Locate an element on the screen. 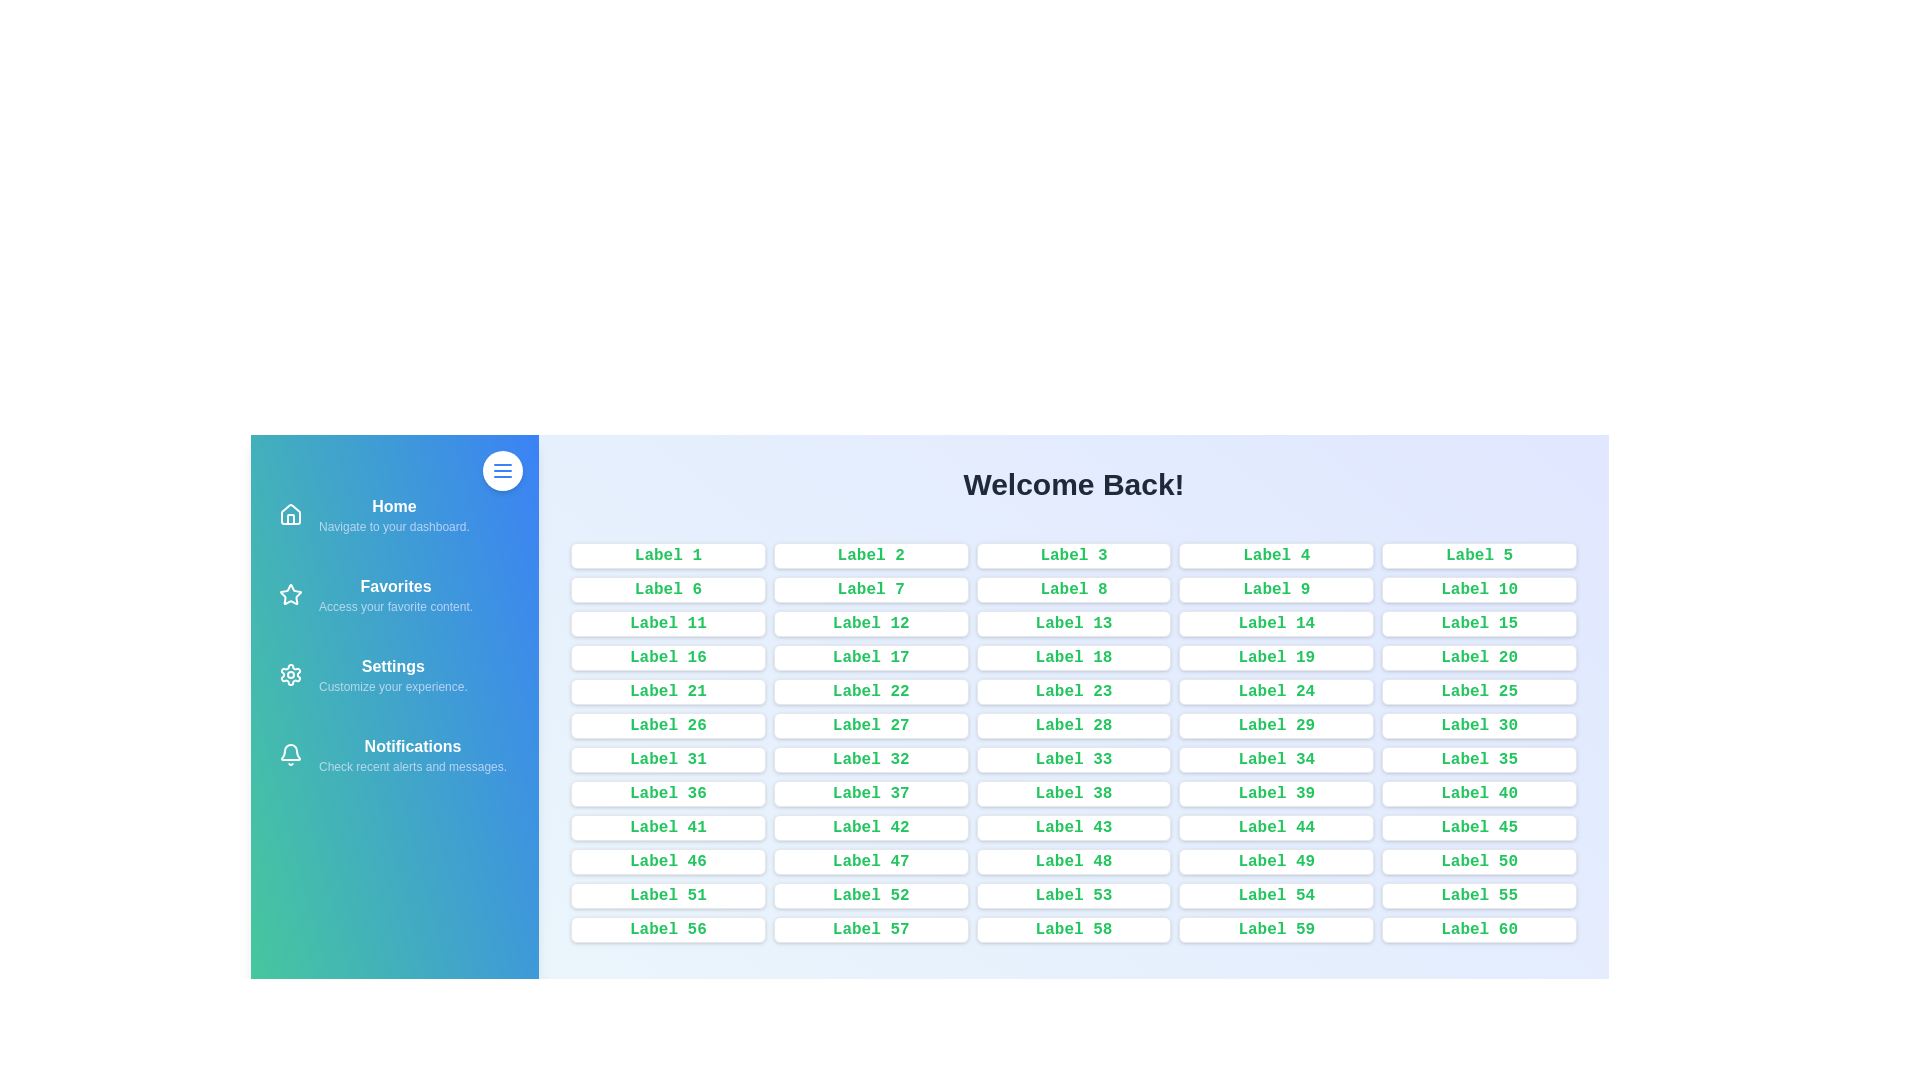 This screenshot has width=1920, height=1080. the navigation item Settings is located at coordinates (394, 675).